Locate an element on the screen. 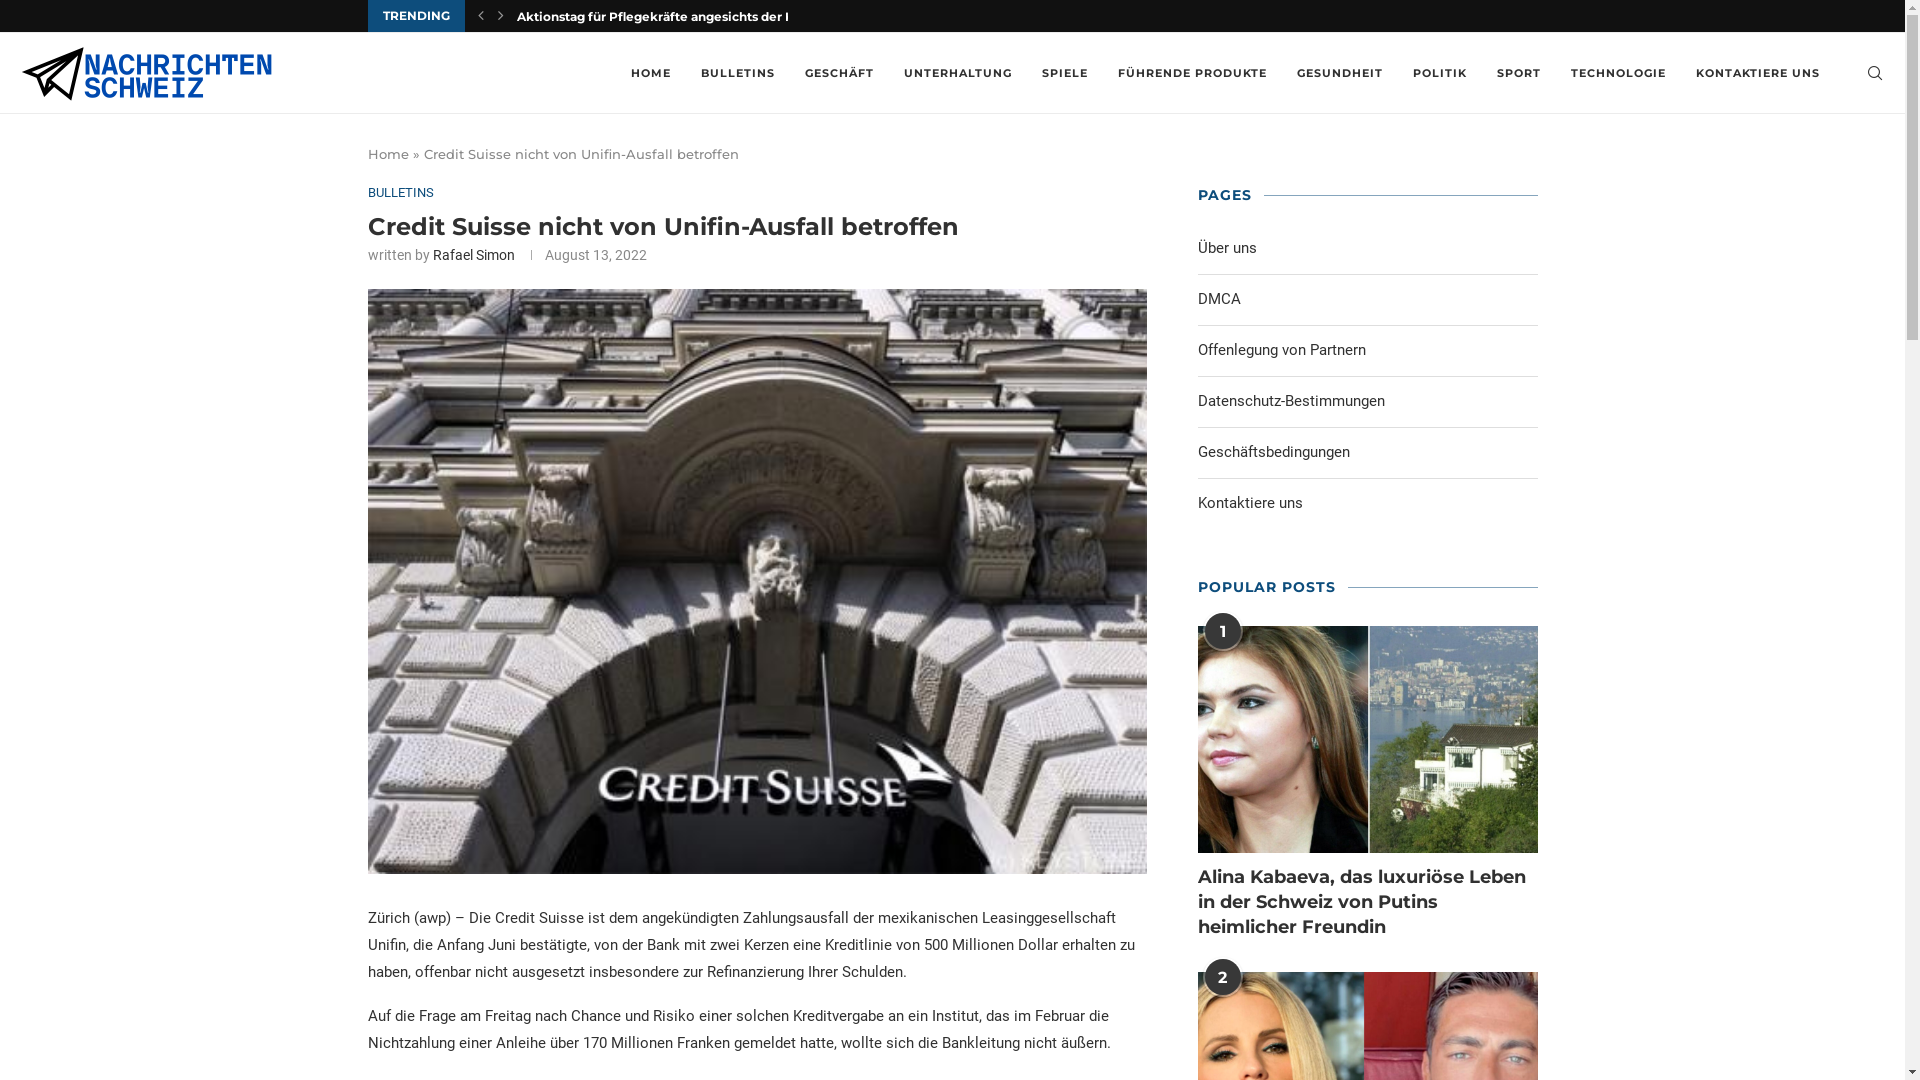 The height and width of the screenshot is (1080, 1920). 'Rafael Simon' is located at coordinates (472, 253).